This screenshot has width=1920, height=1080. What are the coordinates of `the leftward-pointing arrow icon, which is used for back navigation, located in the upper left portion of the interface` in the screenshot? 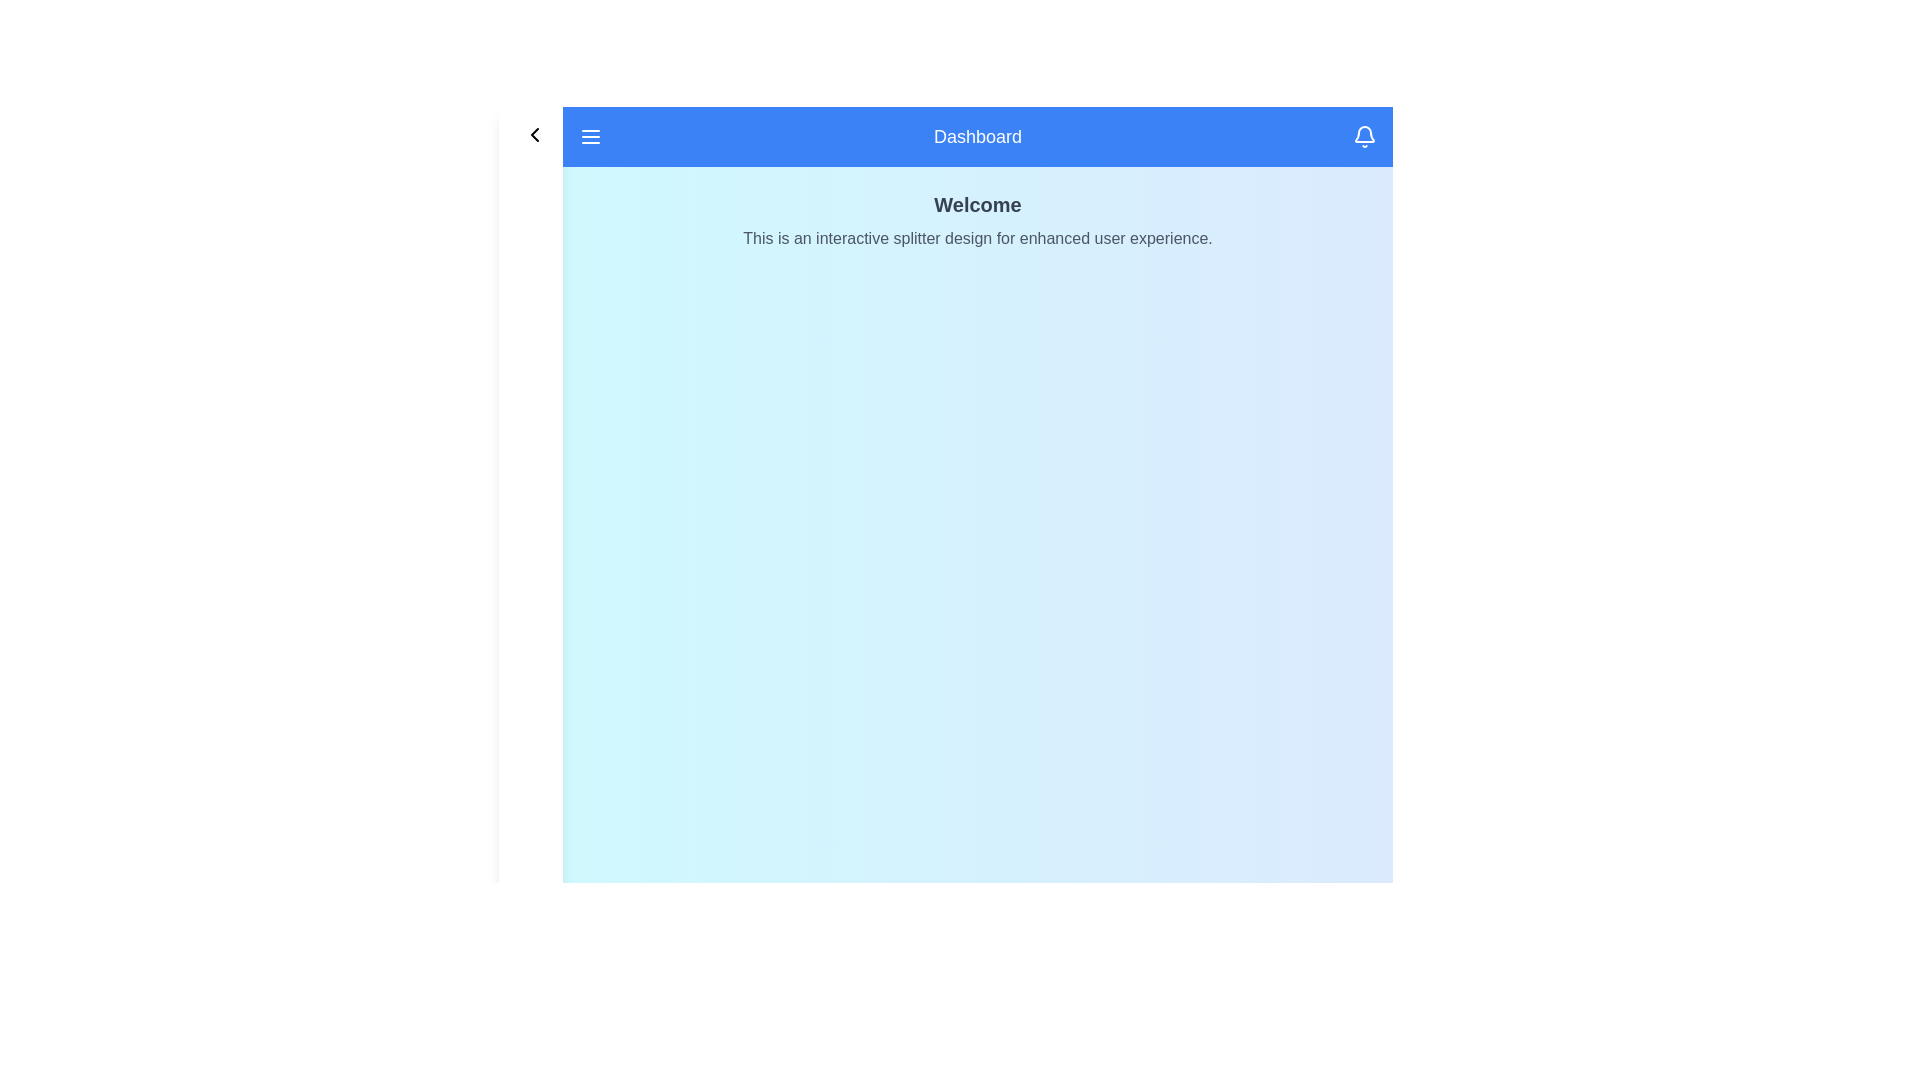 It's located at (534, 135).